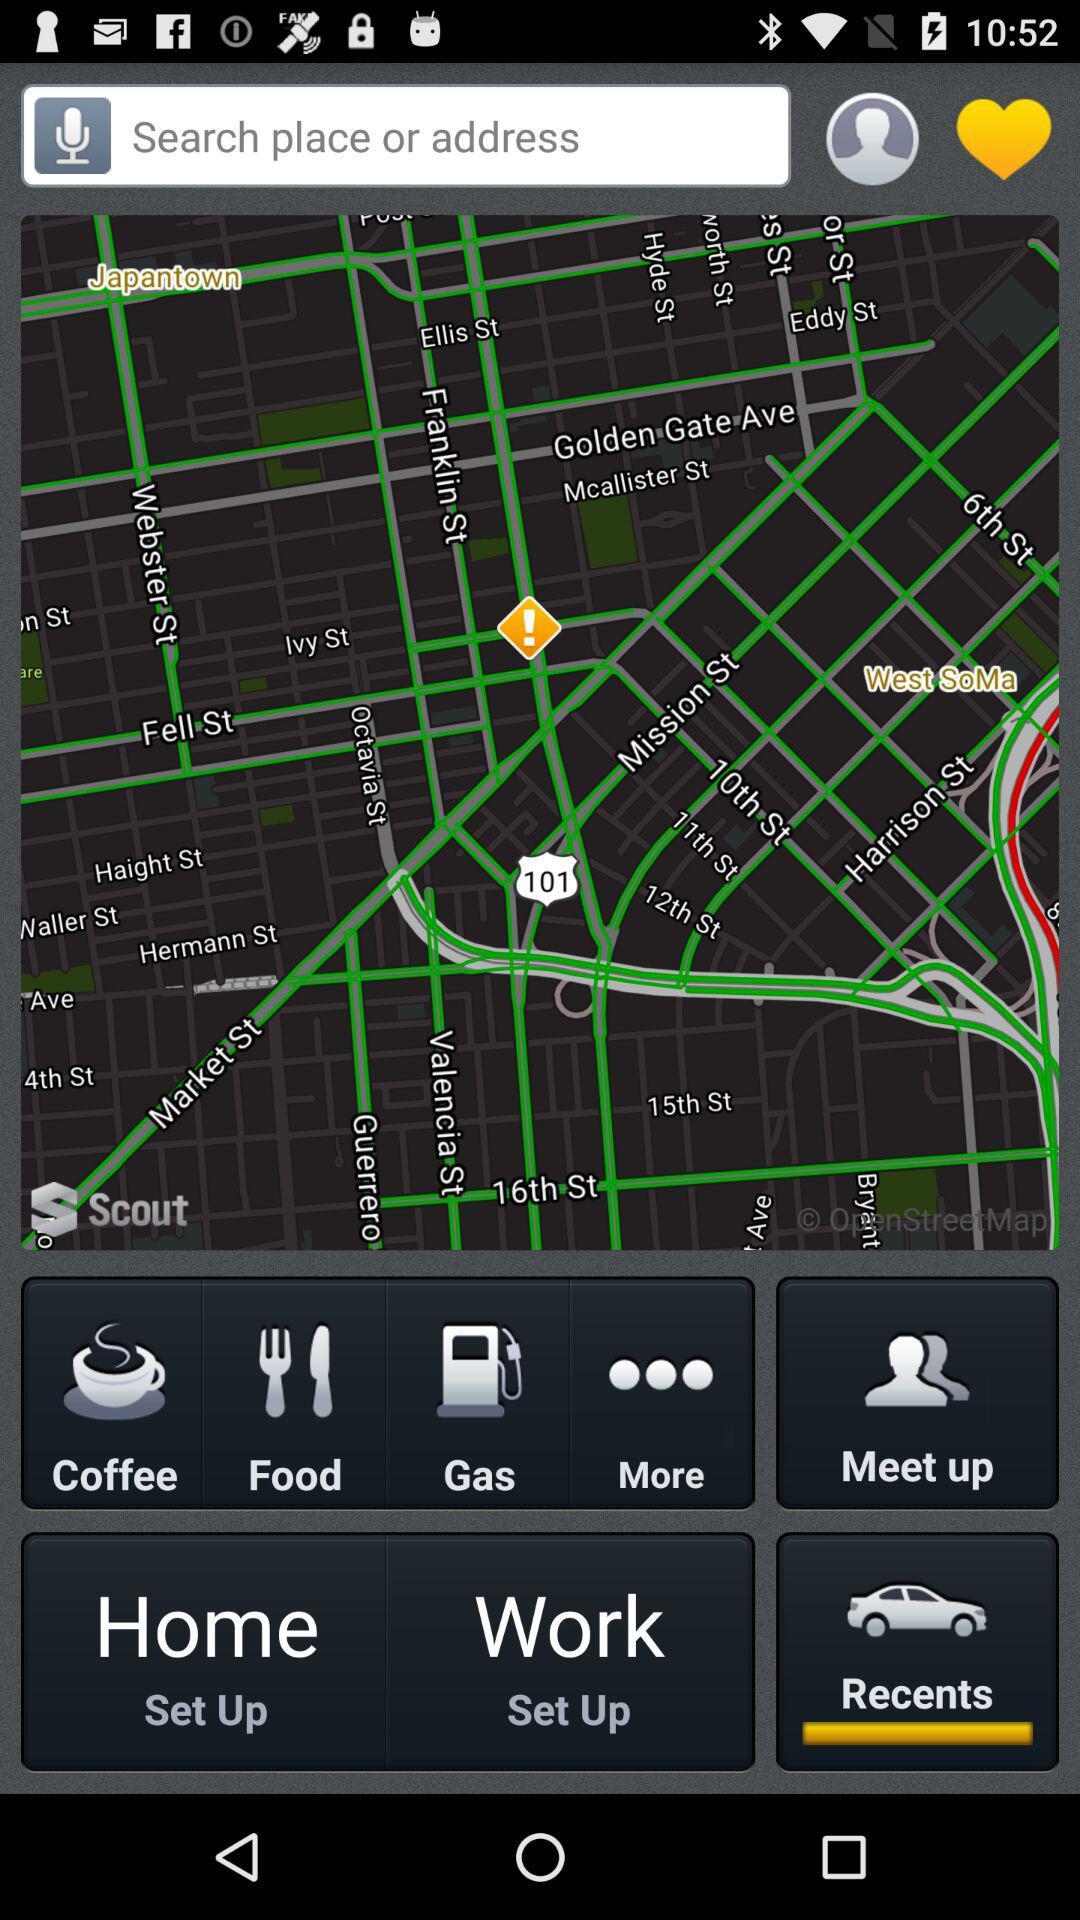 This screenshot has width=1080, height=1920. Describe the element at coordinates (71, 144) in the screenshot. I see `the microphone icon` at that location.